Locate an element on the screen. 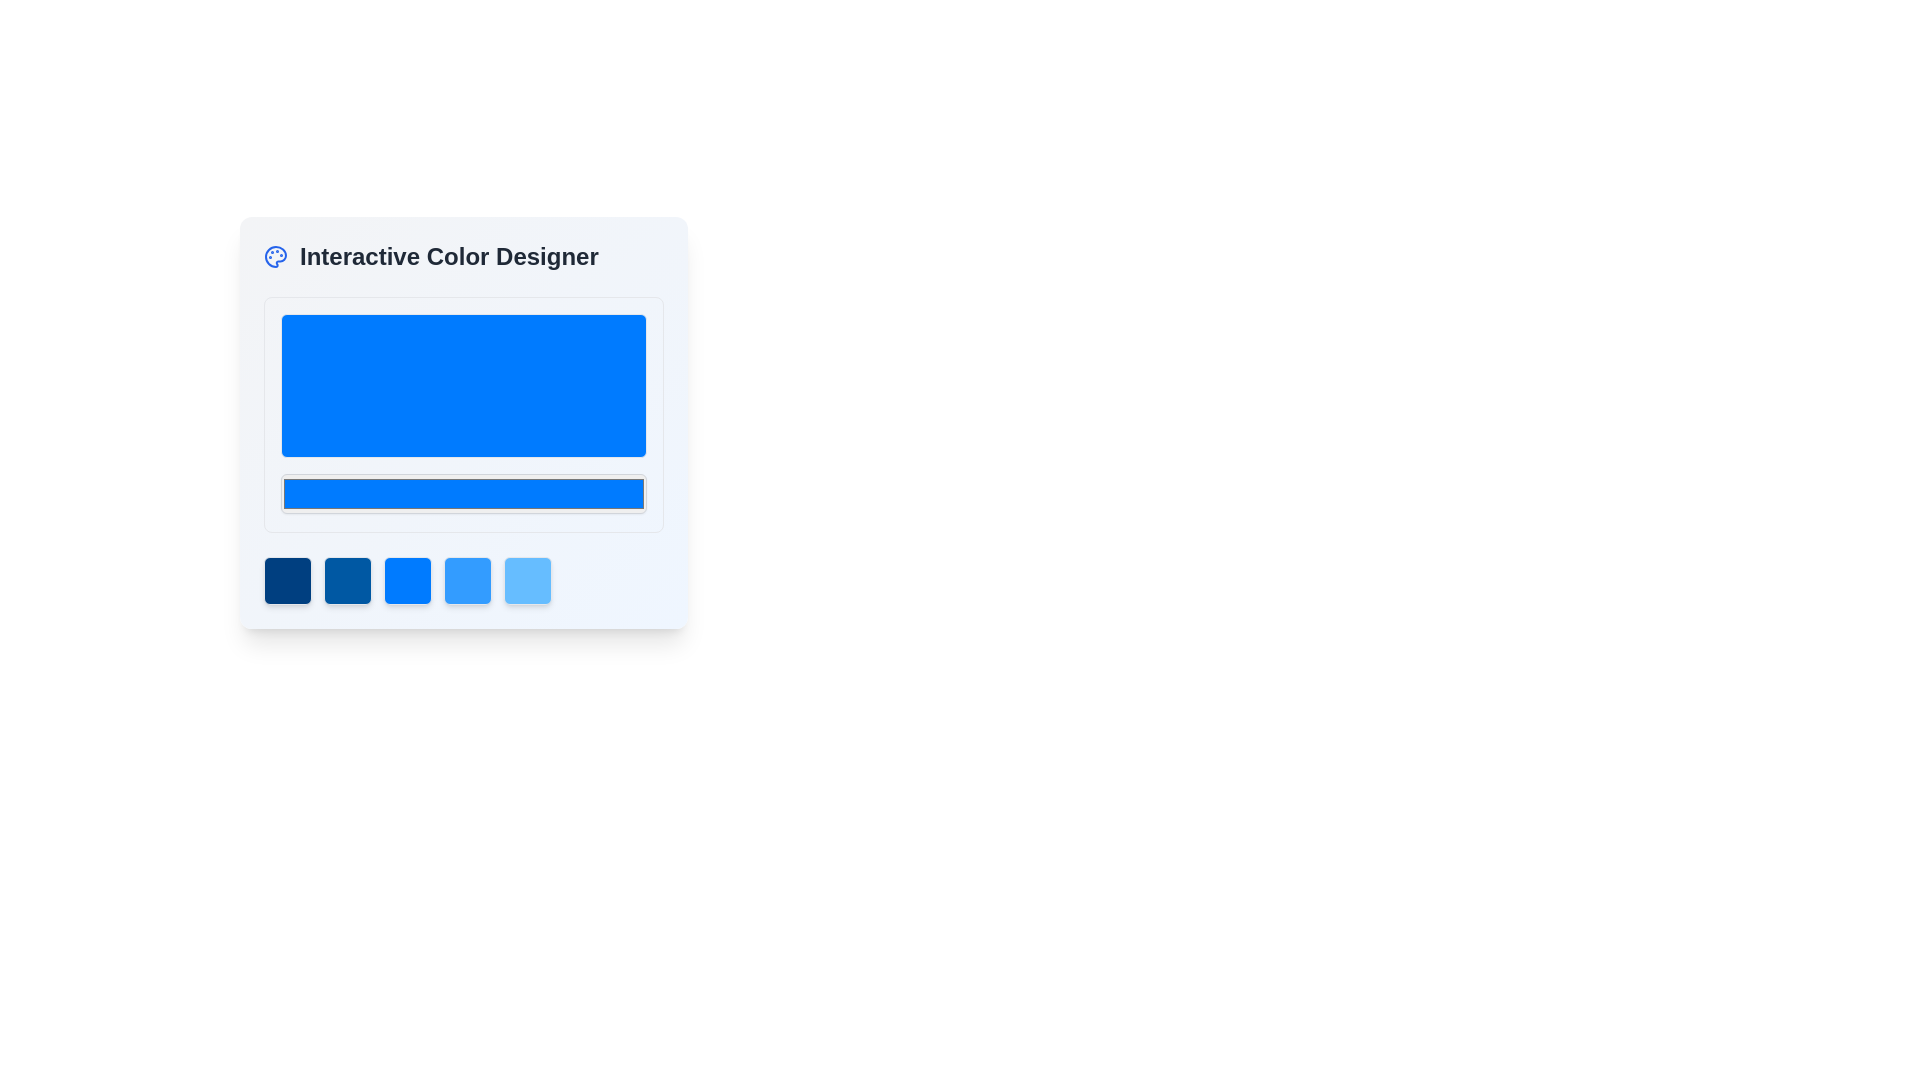 Image resolution: width=1920 pixels, height=1080 pixels. the first dark blue square button in the Interactive Color Designer interface is located at coordinates (287, 581).